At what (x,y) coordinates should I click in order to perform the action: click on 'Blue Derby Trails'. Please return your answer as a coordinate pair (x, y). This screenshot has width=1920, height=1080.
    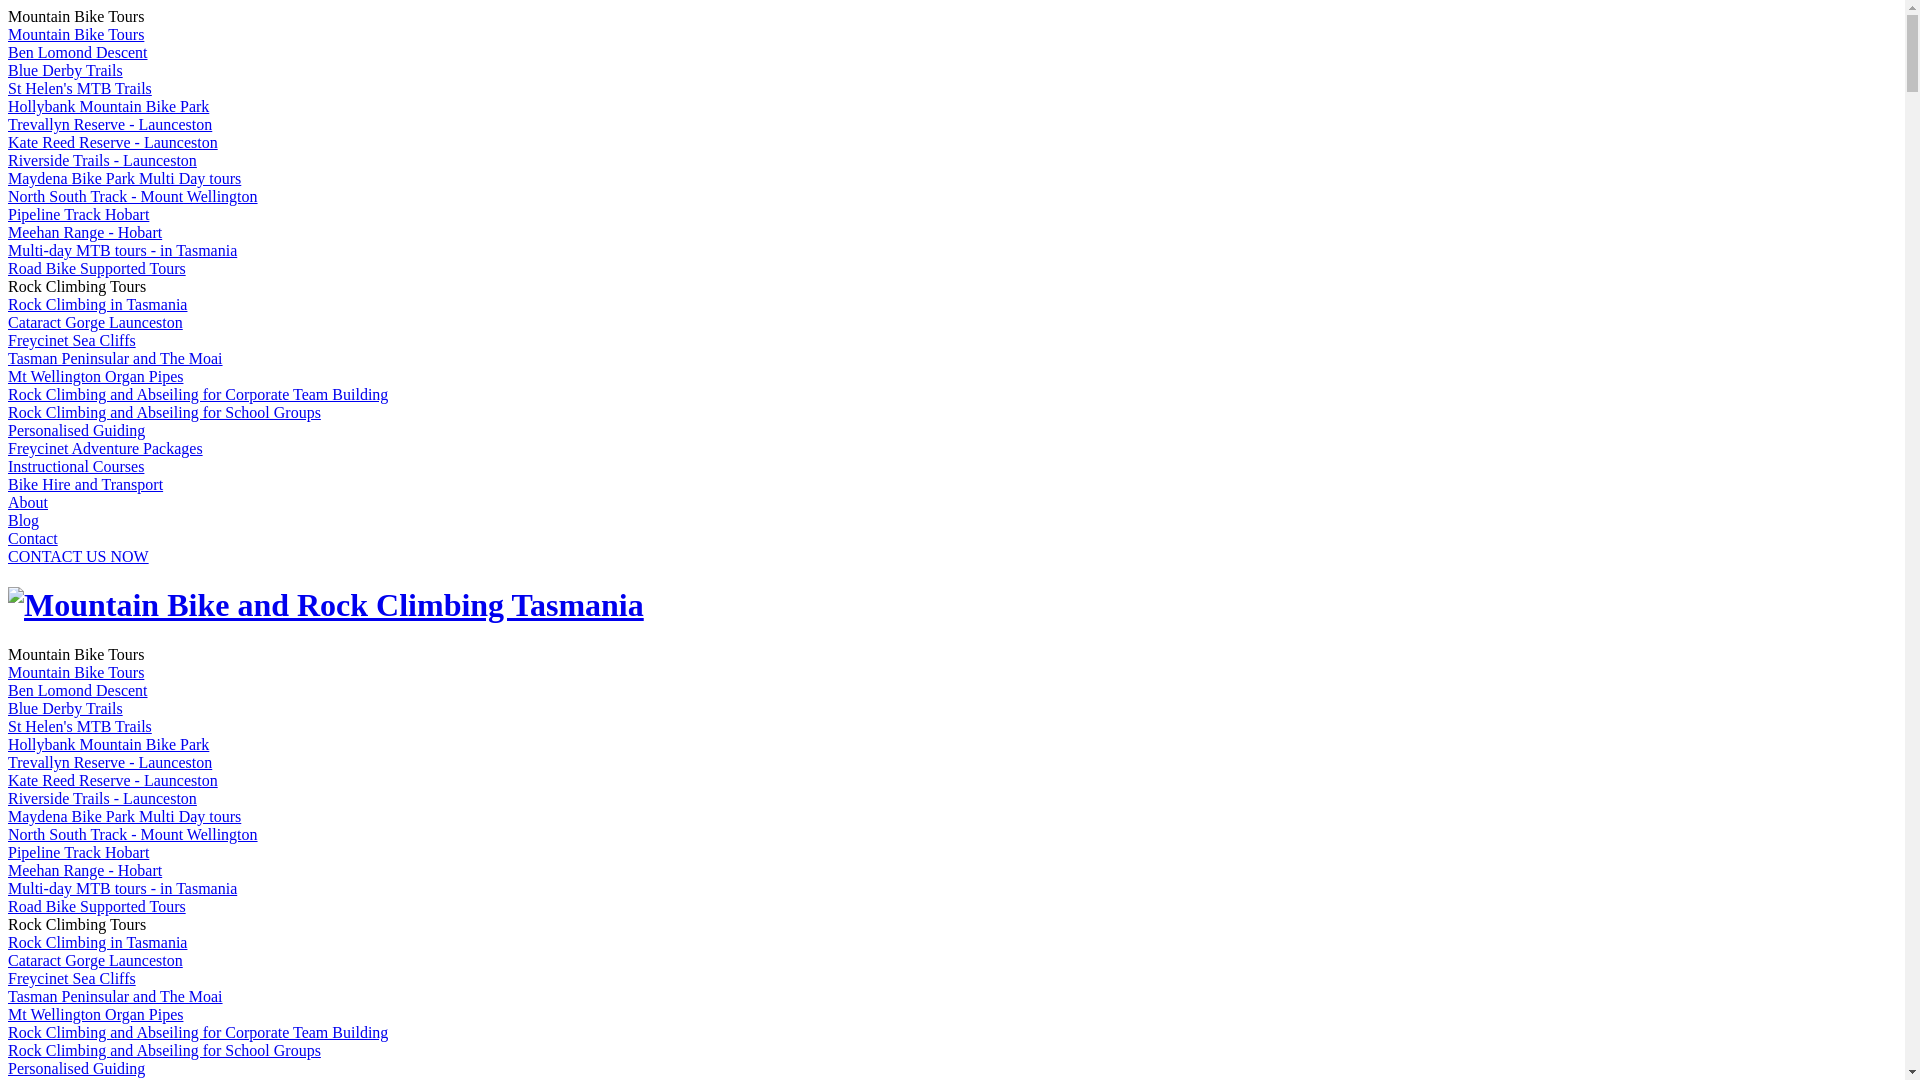
    Looking at the image, I should click on (65, 707).